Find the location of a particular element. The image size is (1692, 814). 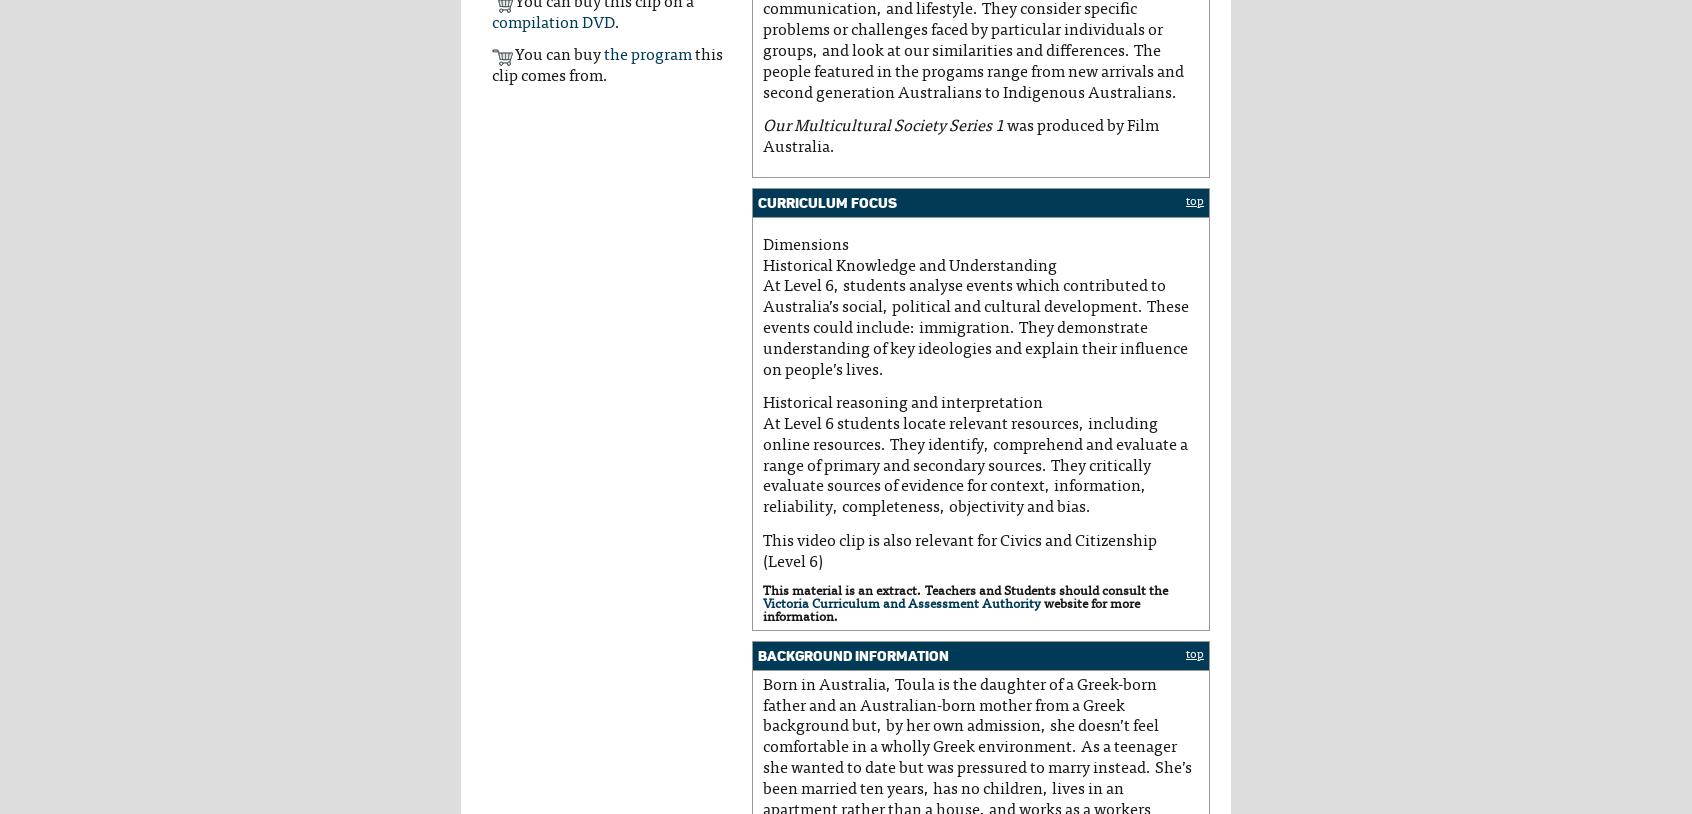

'website for more information.' is located at coordinates (951, 609).